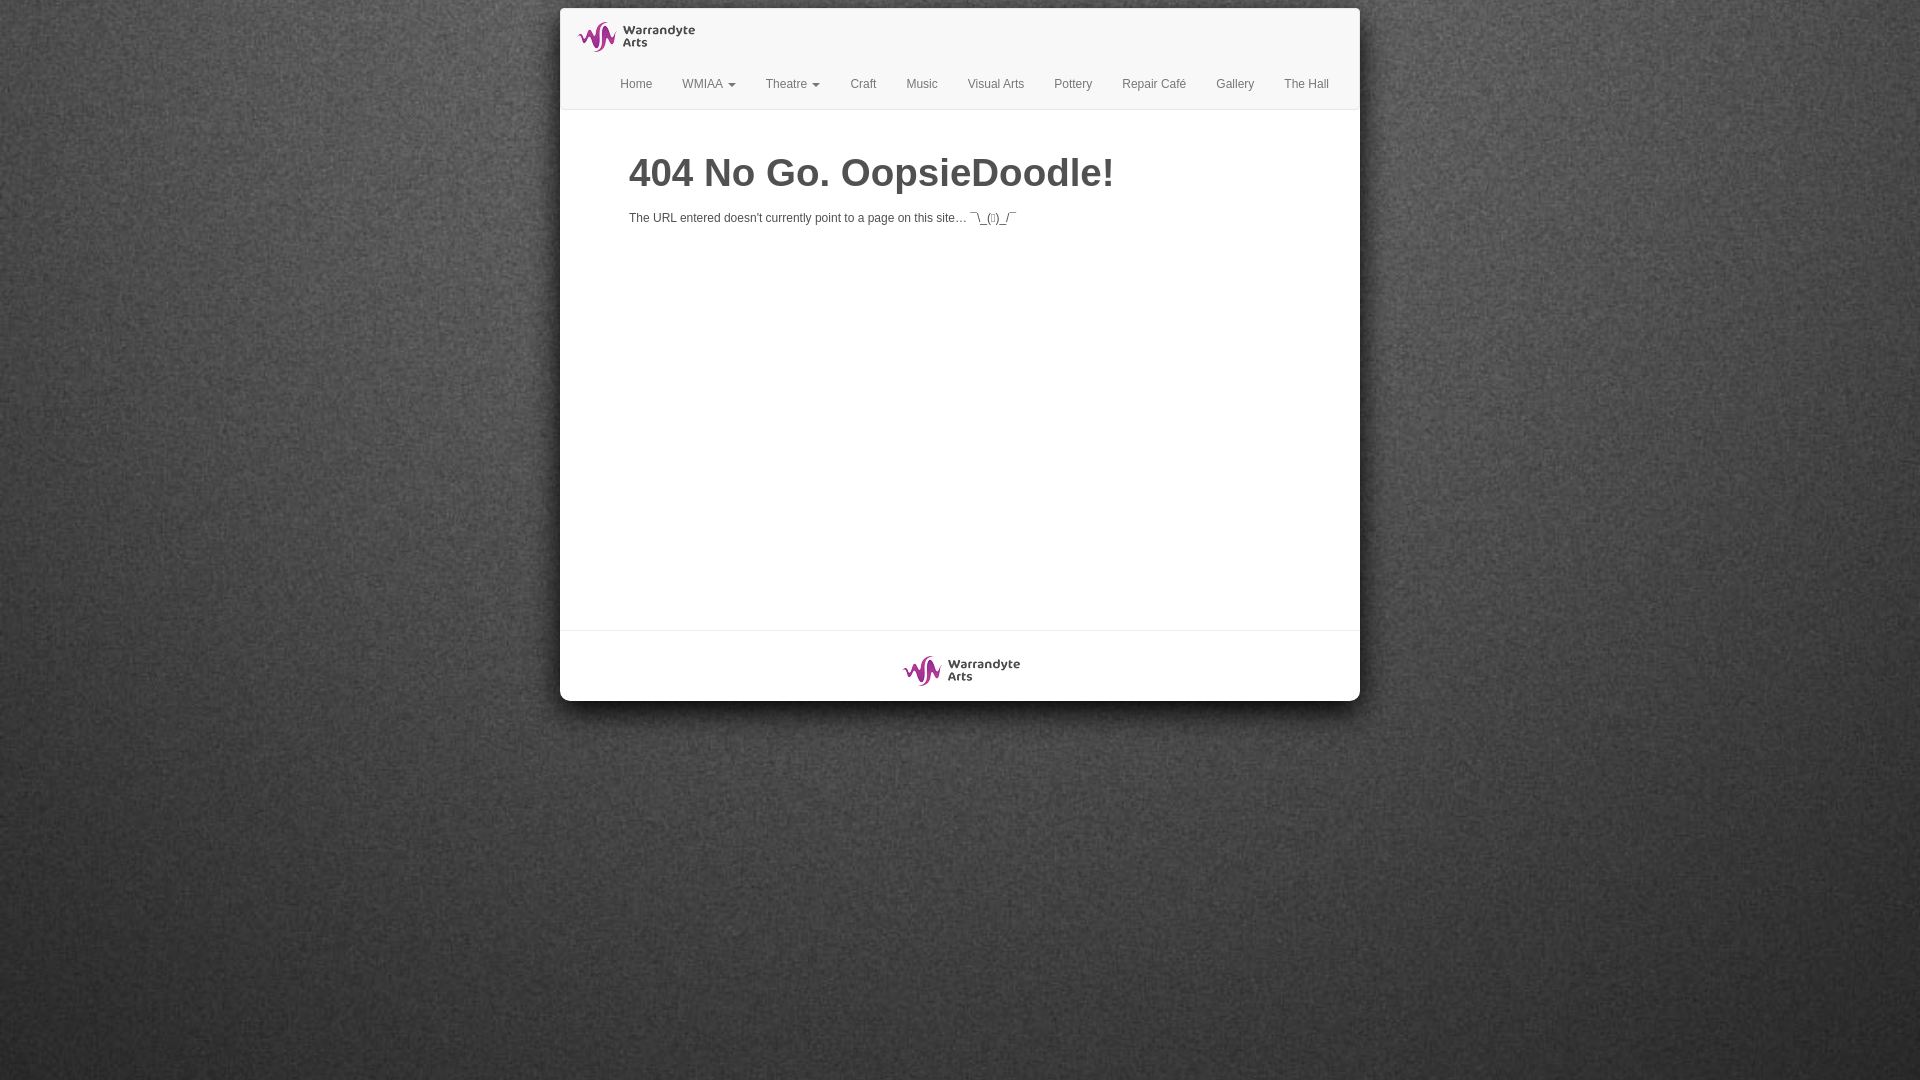 This screenshot has width=1920, height=1080. I want to click on 'The Hall', so click(1306, 83).